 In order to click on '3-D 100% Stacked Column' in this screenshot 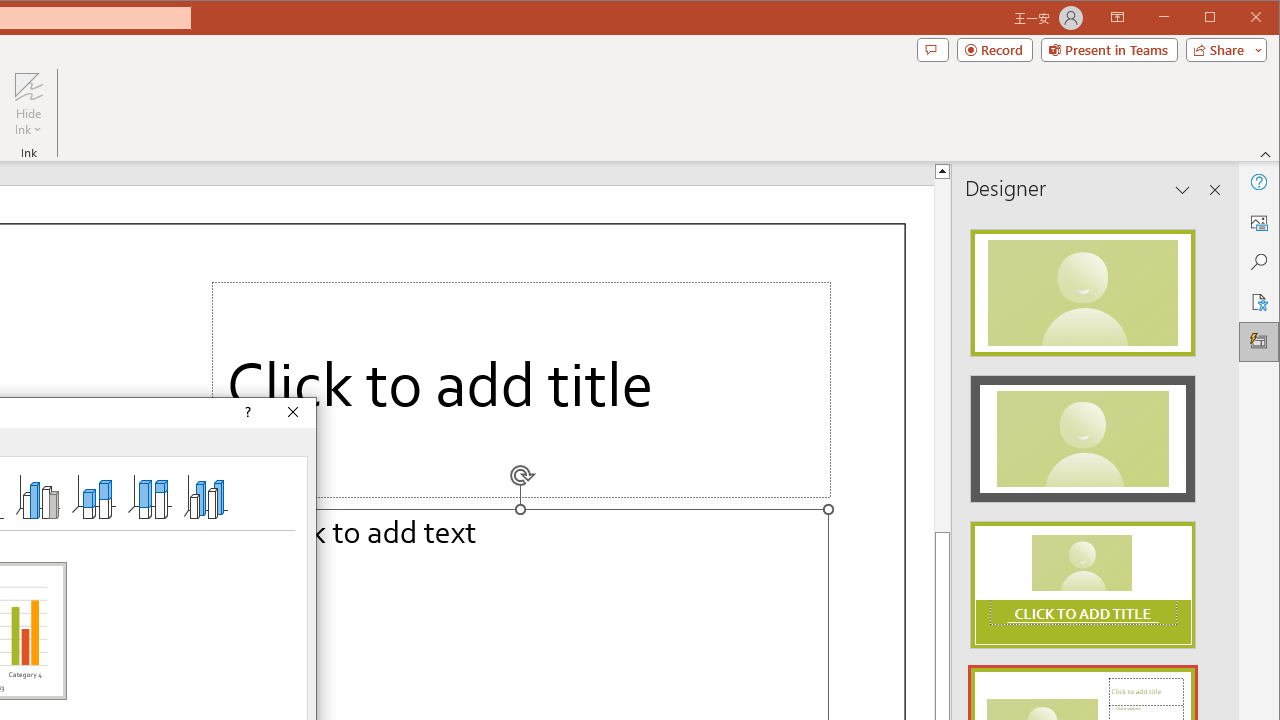, I will do `click(148, 495)`.